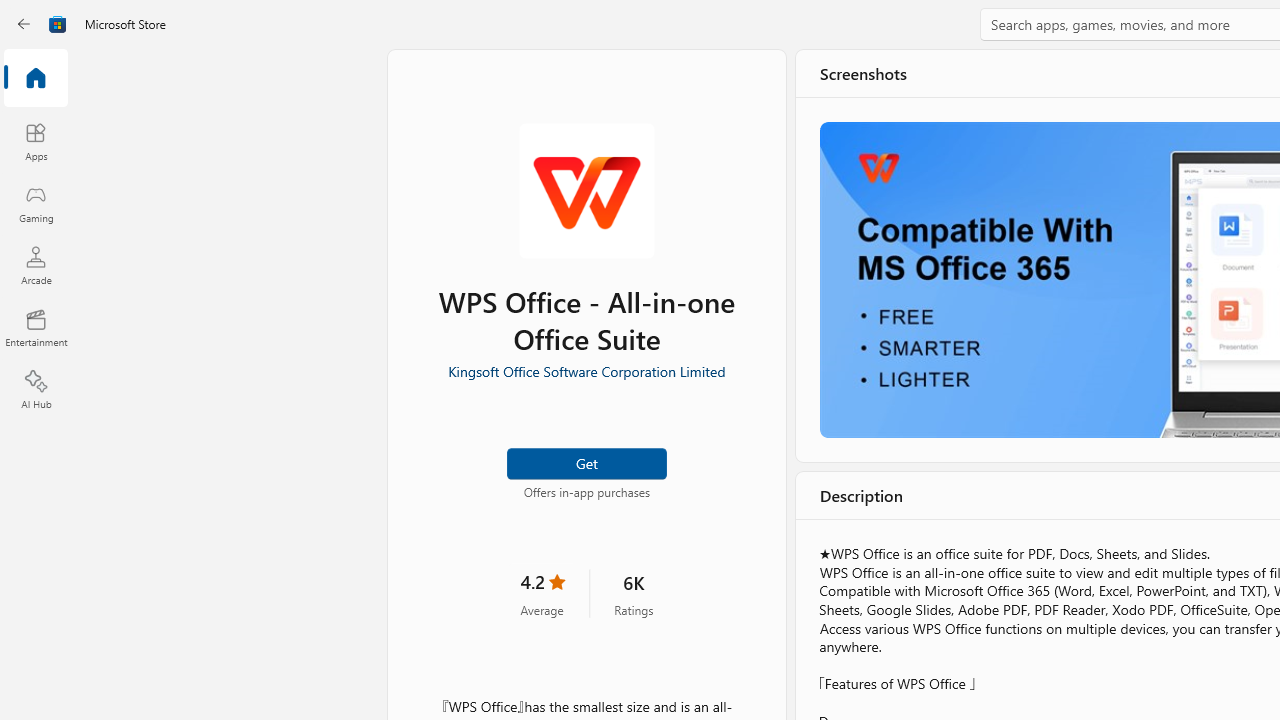 This screenshot has height=720, width=1280. Describe the element at coordinates (35, 140) in the screenshot. I see `'Apps'` at that location.